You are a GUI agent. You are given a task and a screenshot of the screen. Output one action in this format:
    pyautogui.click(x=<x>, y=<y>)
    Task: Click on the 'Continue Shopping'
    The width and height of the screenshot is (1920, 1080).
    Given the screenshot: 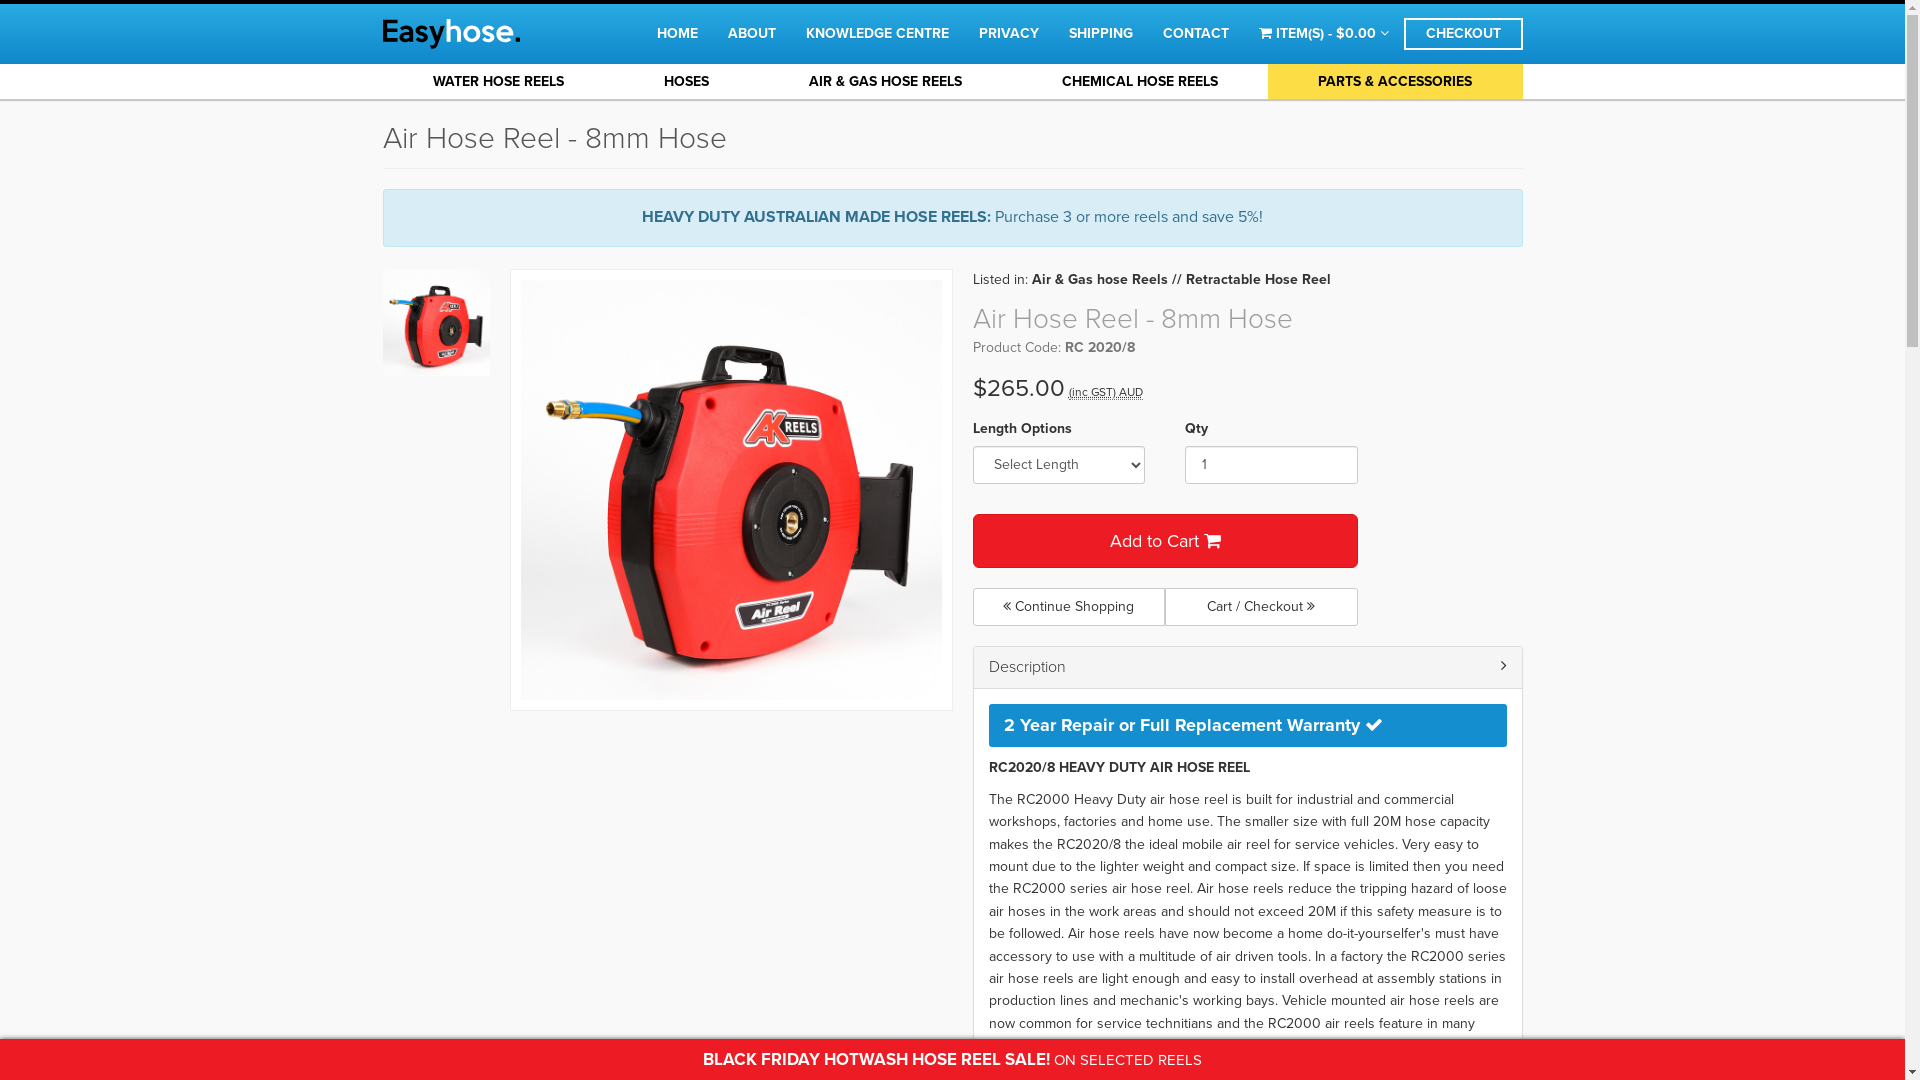 What is the action you would take?
    pyautogui.click(x=1067, y=605)
    